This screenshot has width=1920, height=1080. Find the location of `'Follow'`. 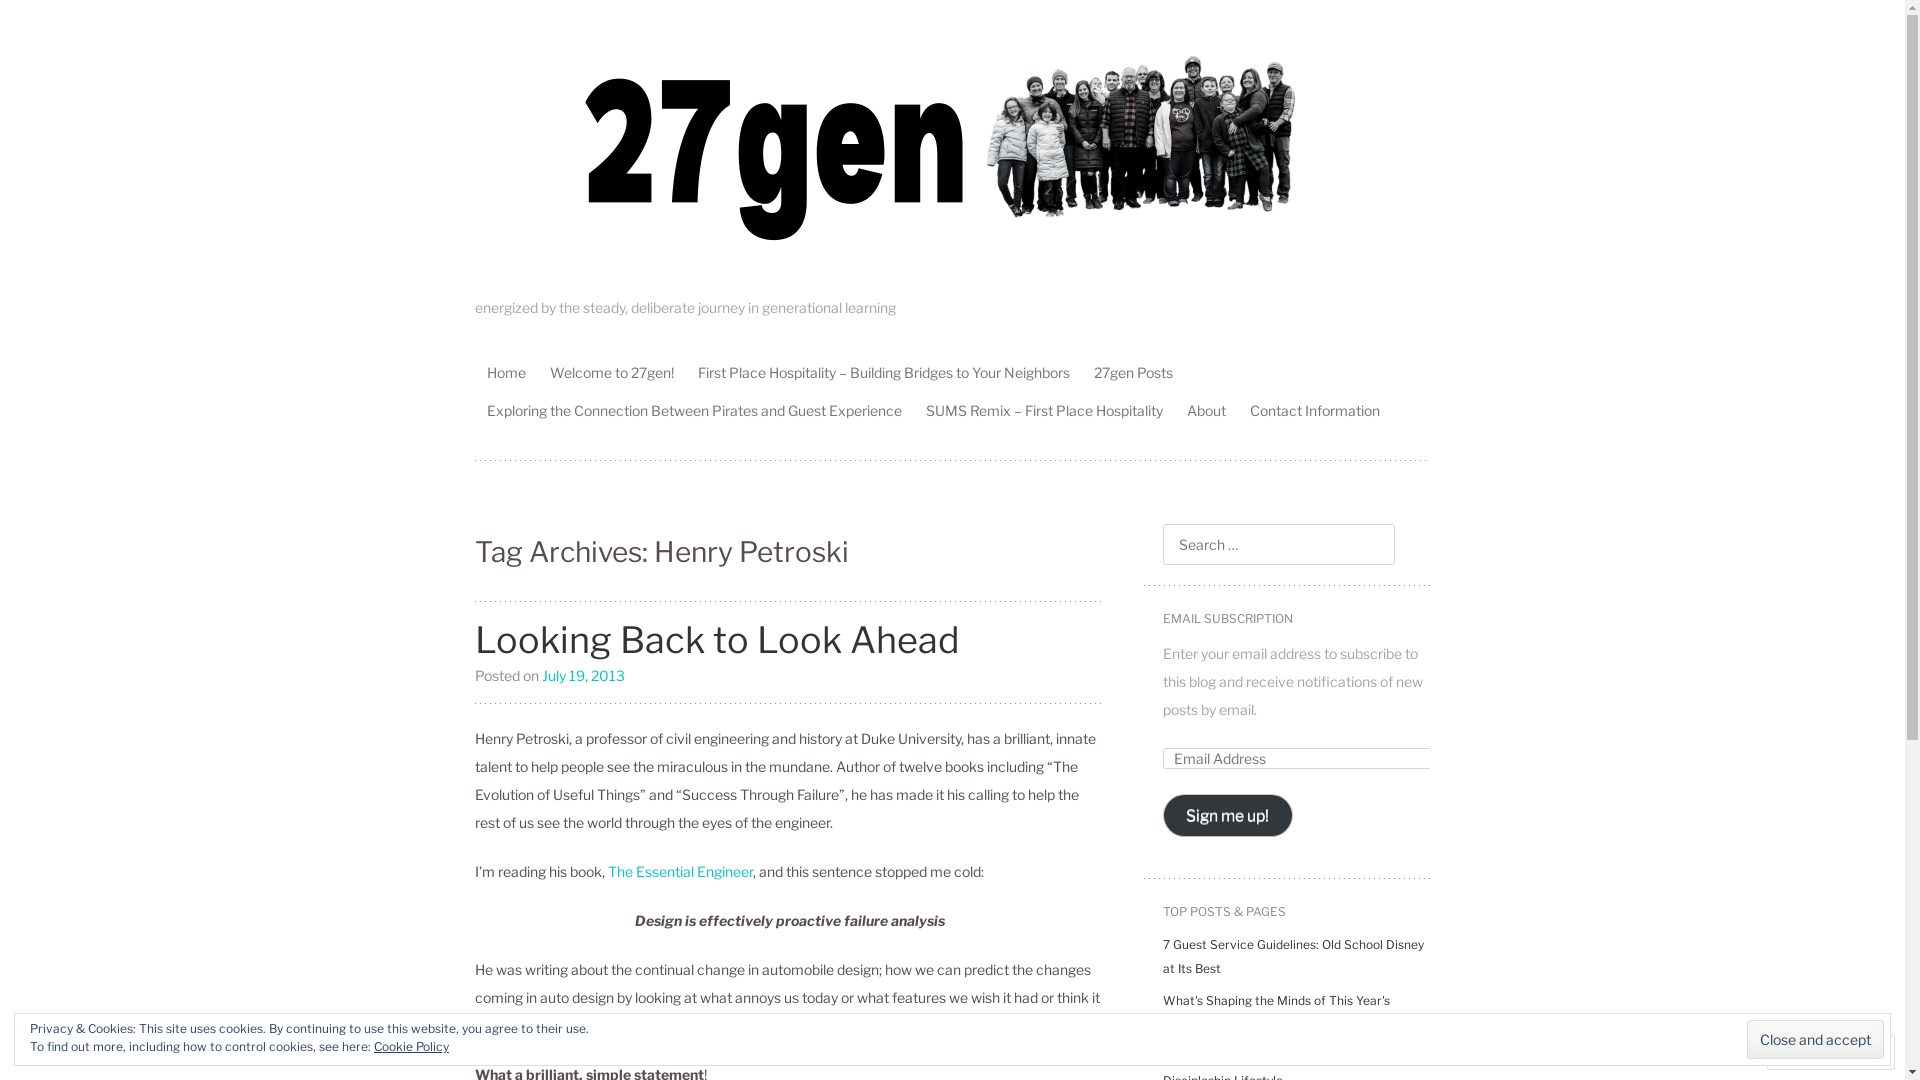

'Follow' is located at coordinates (1813, 1051).